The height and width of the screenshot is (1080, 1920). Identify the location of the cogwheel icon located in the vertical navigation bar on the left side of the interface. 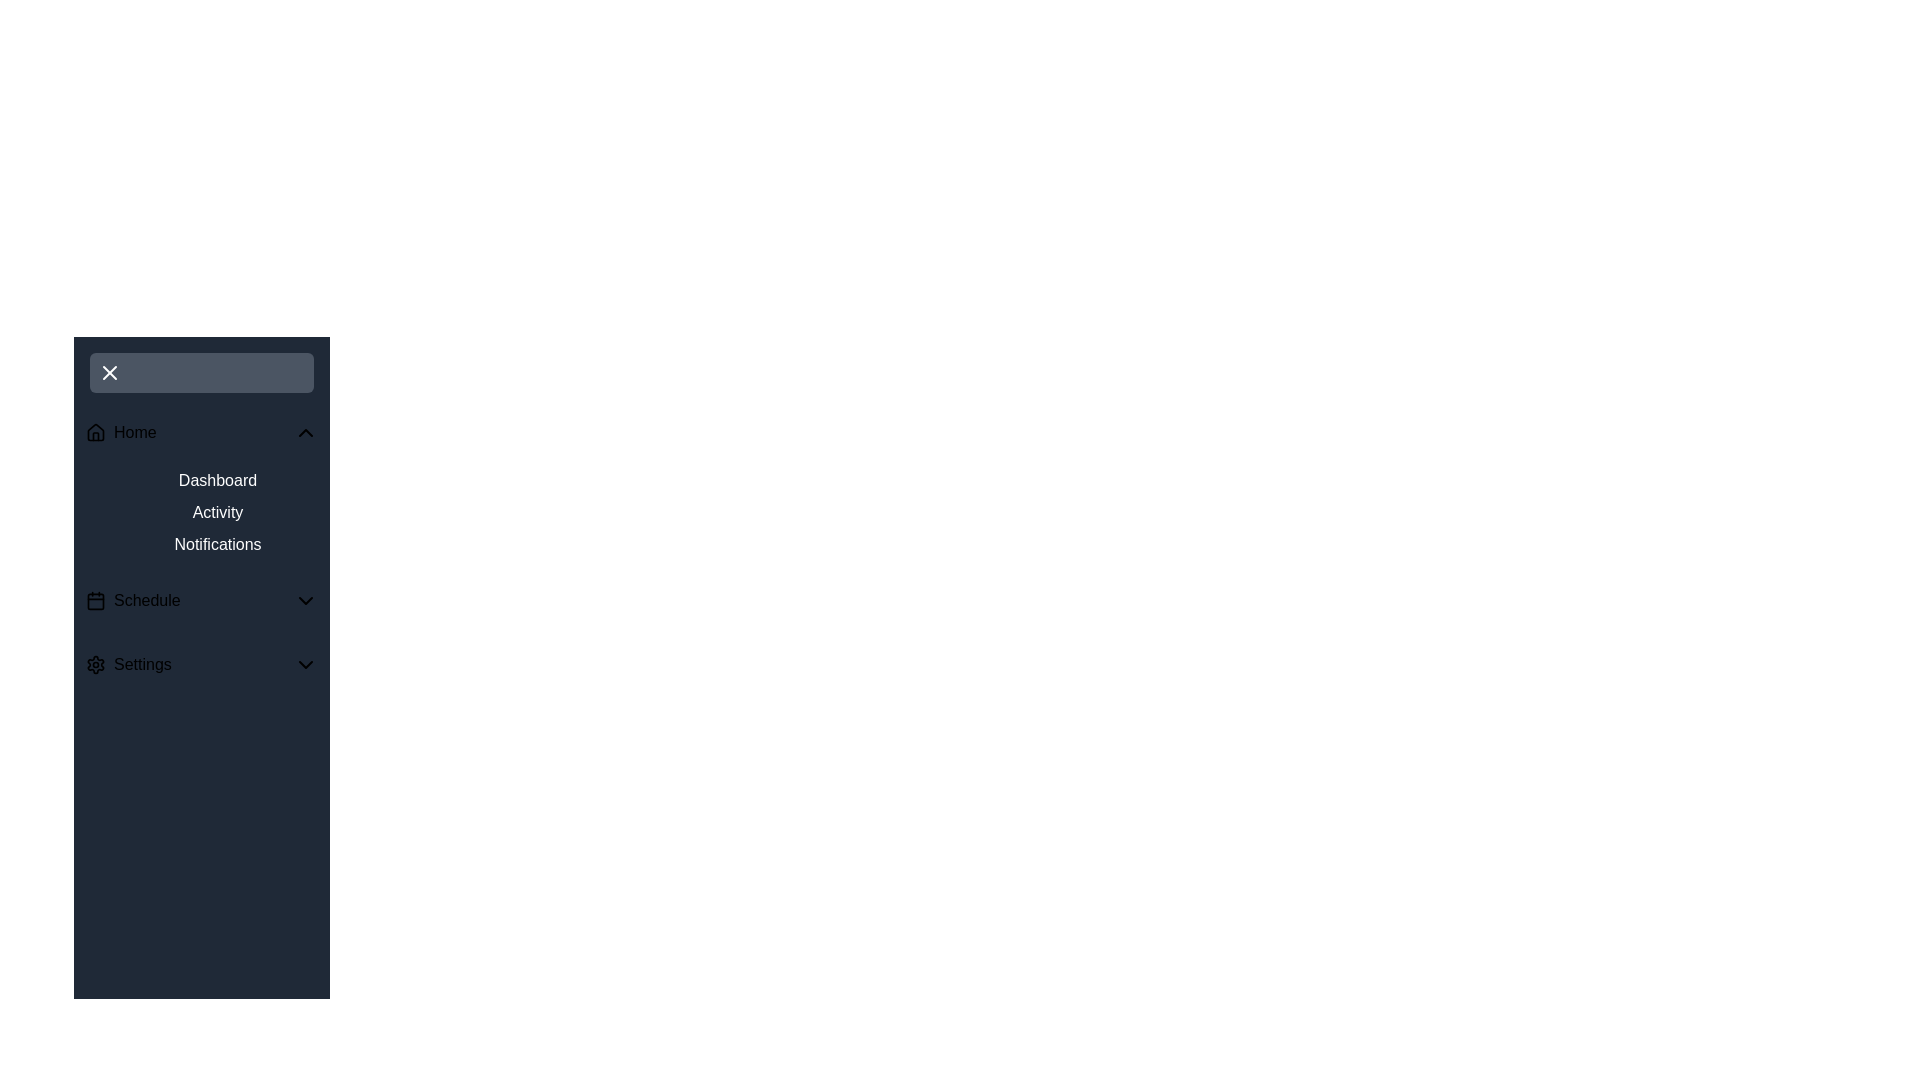
(95, 664).